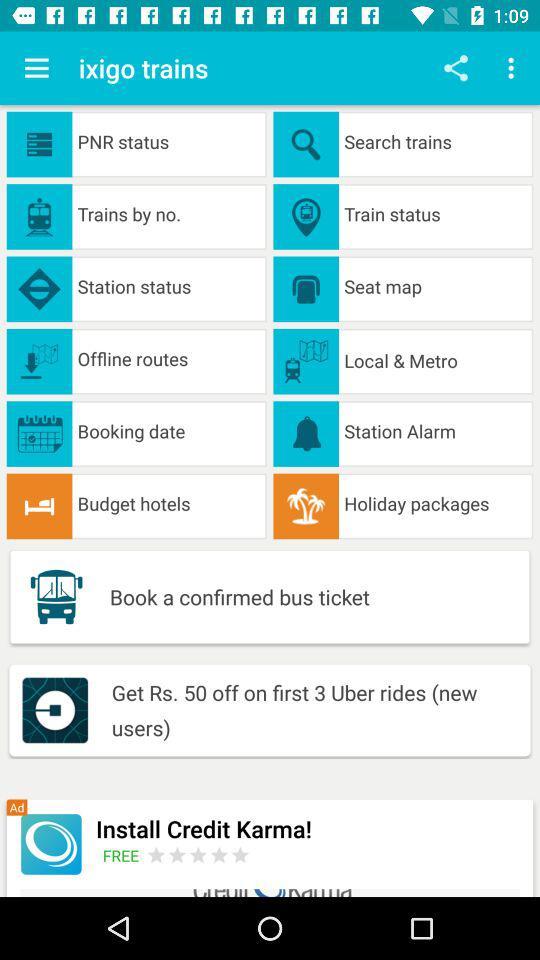 This screenshot has width=540, height=960. What do you see at coordinates (198, 854) in the screenshot?
I see `input rating` at bounding box center [198, 854].